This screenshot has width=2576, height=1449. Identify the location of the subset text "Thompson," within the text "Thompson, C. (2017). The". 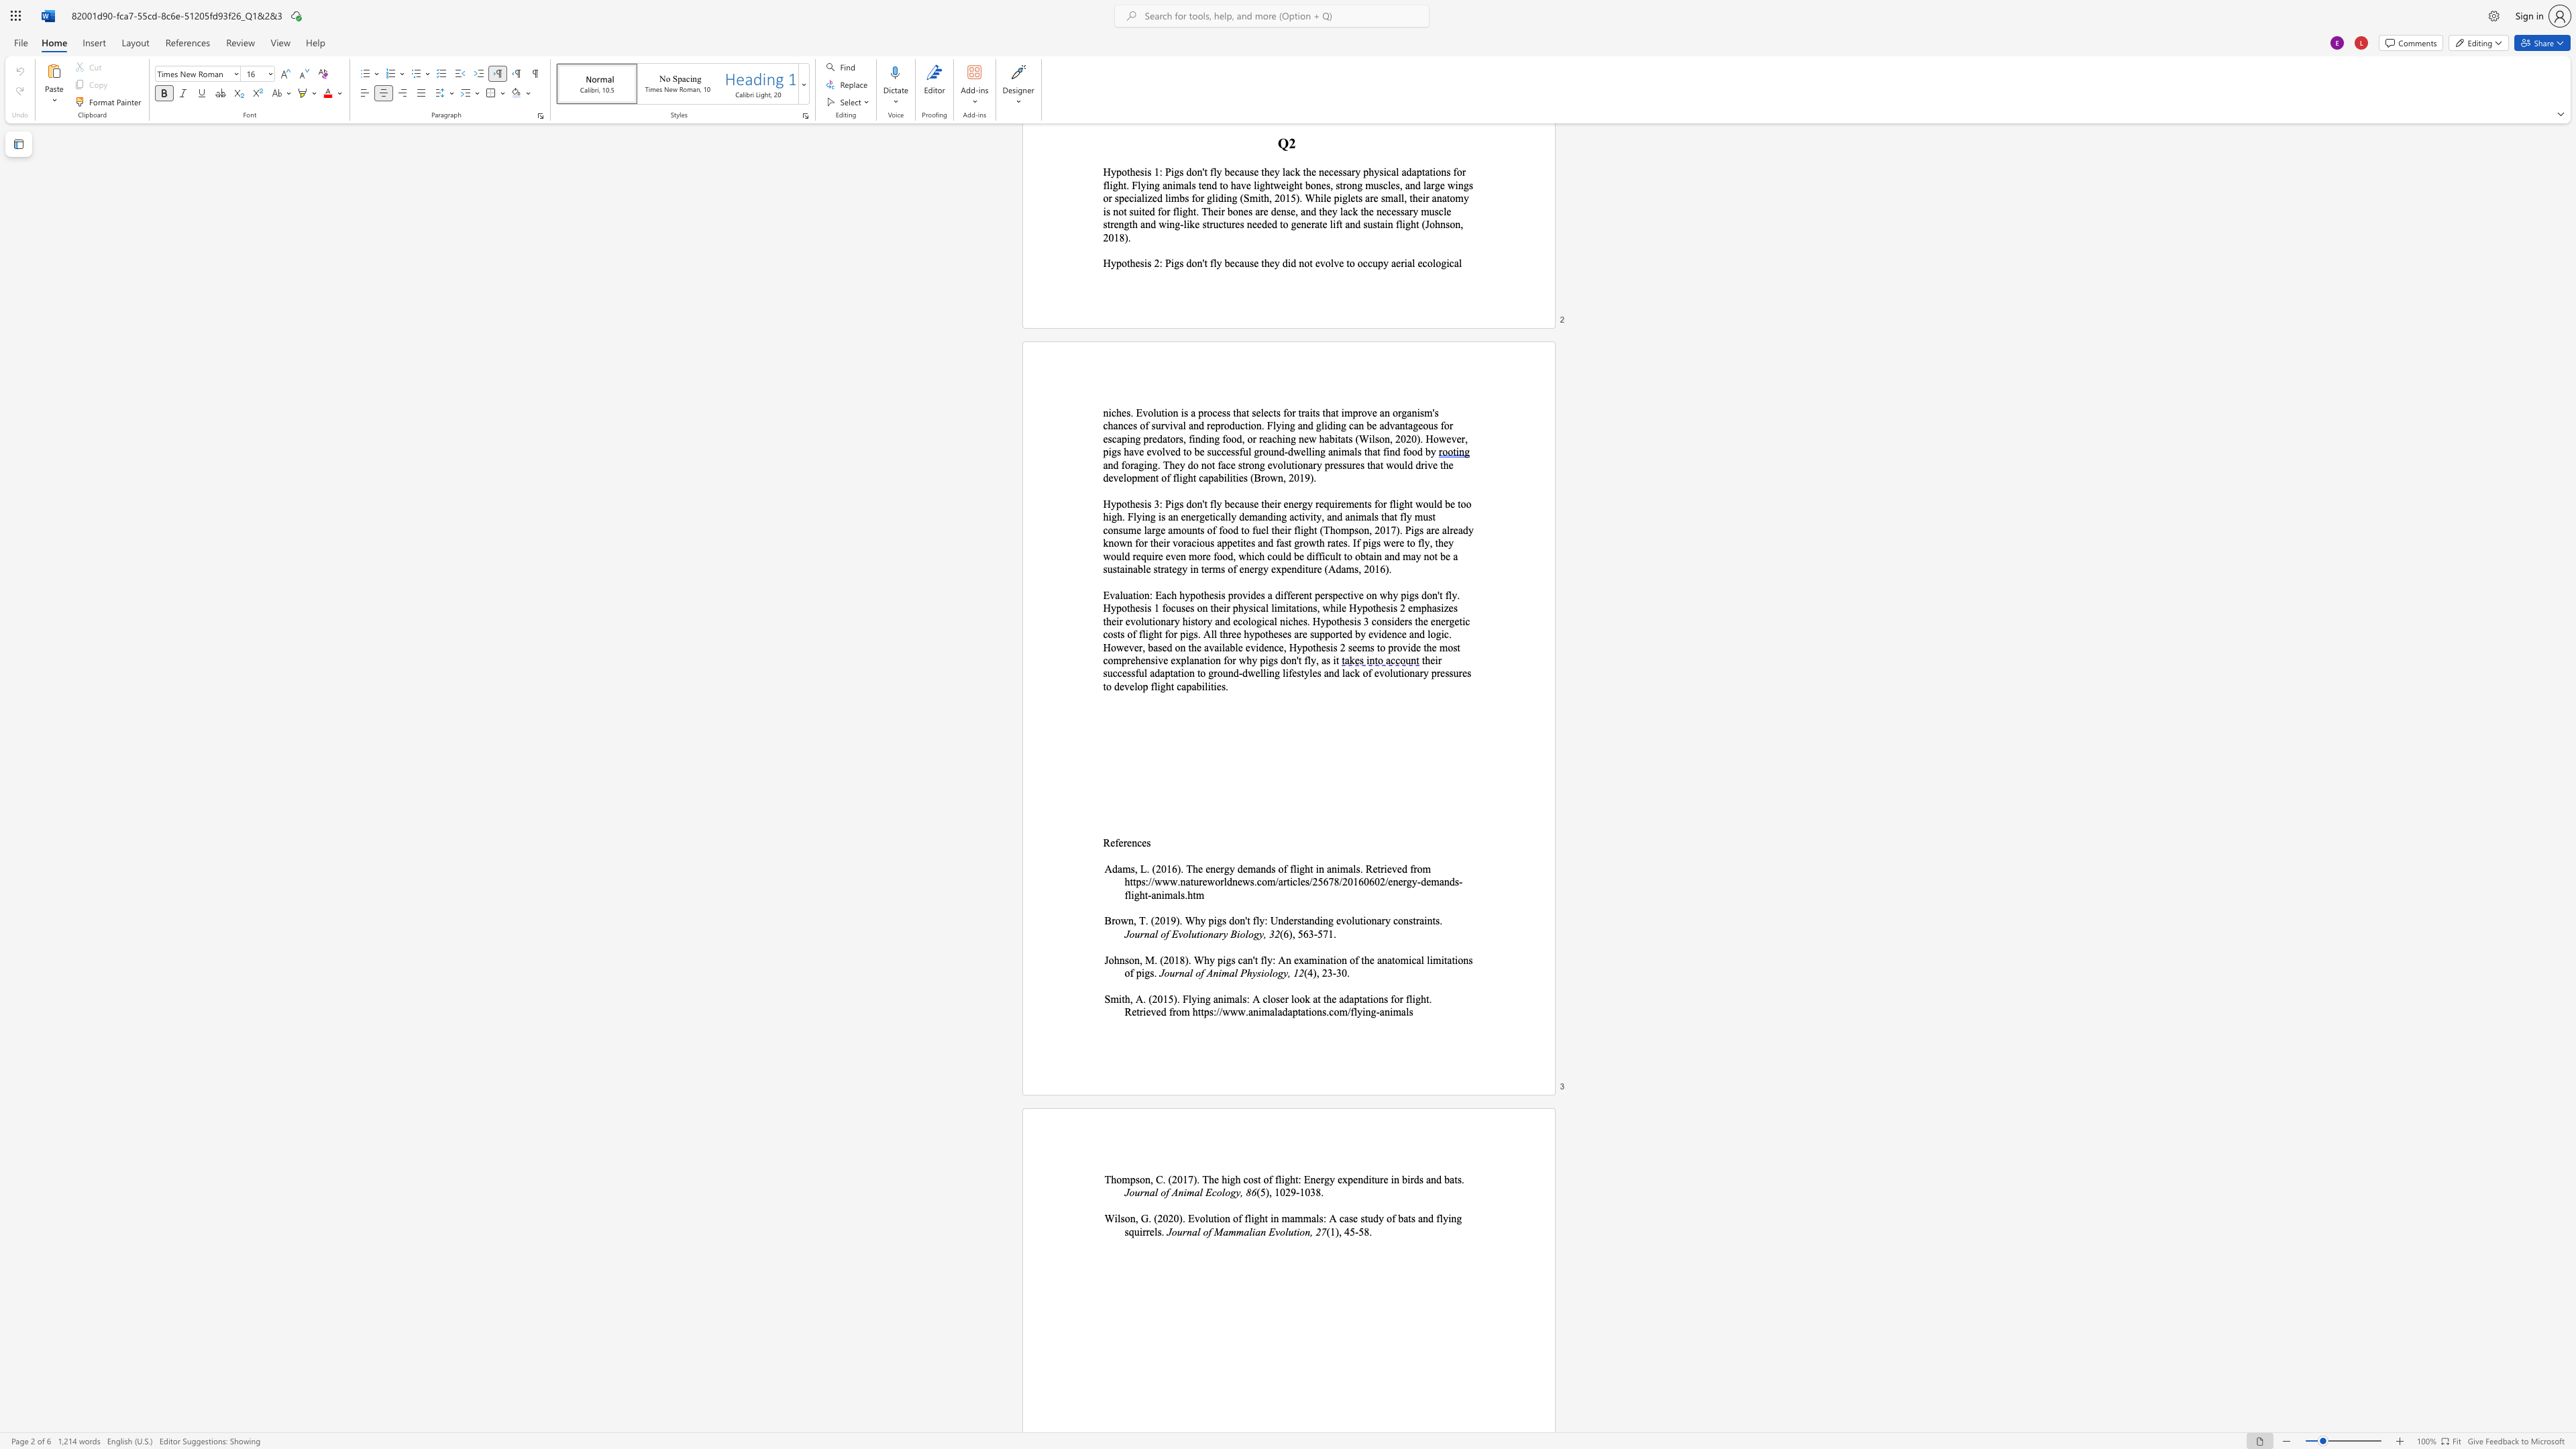
(1104, 1178).